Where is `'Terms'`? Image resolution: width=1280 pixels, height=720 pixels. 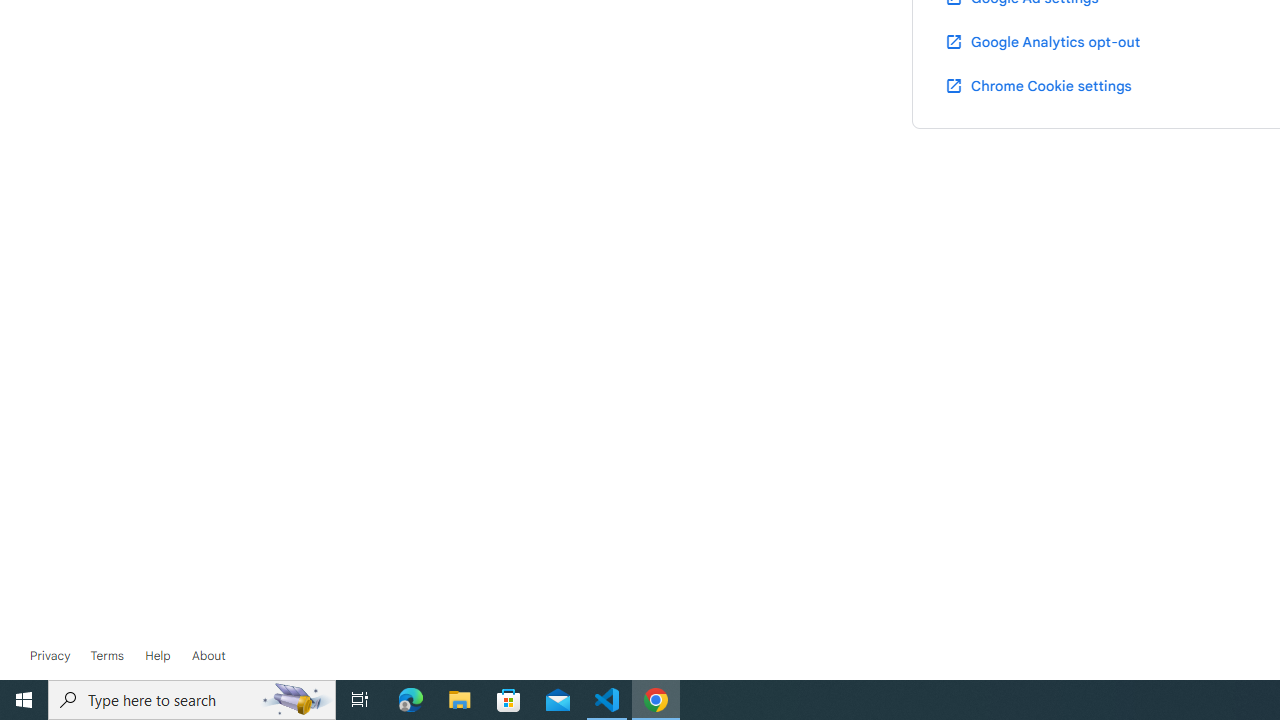
'Terms' is located at coordinates (105, 655).